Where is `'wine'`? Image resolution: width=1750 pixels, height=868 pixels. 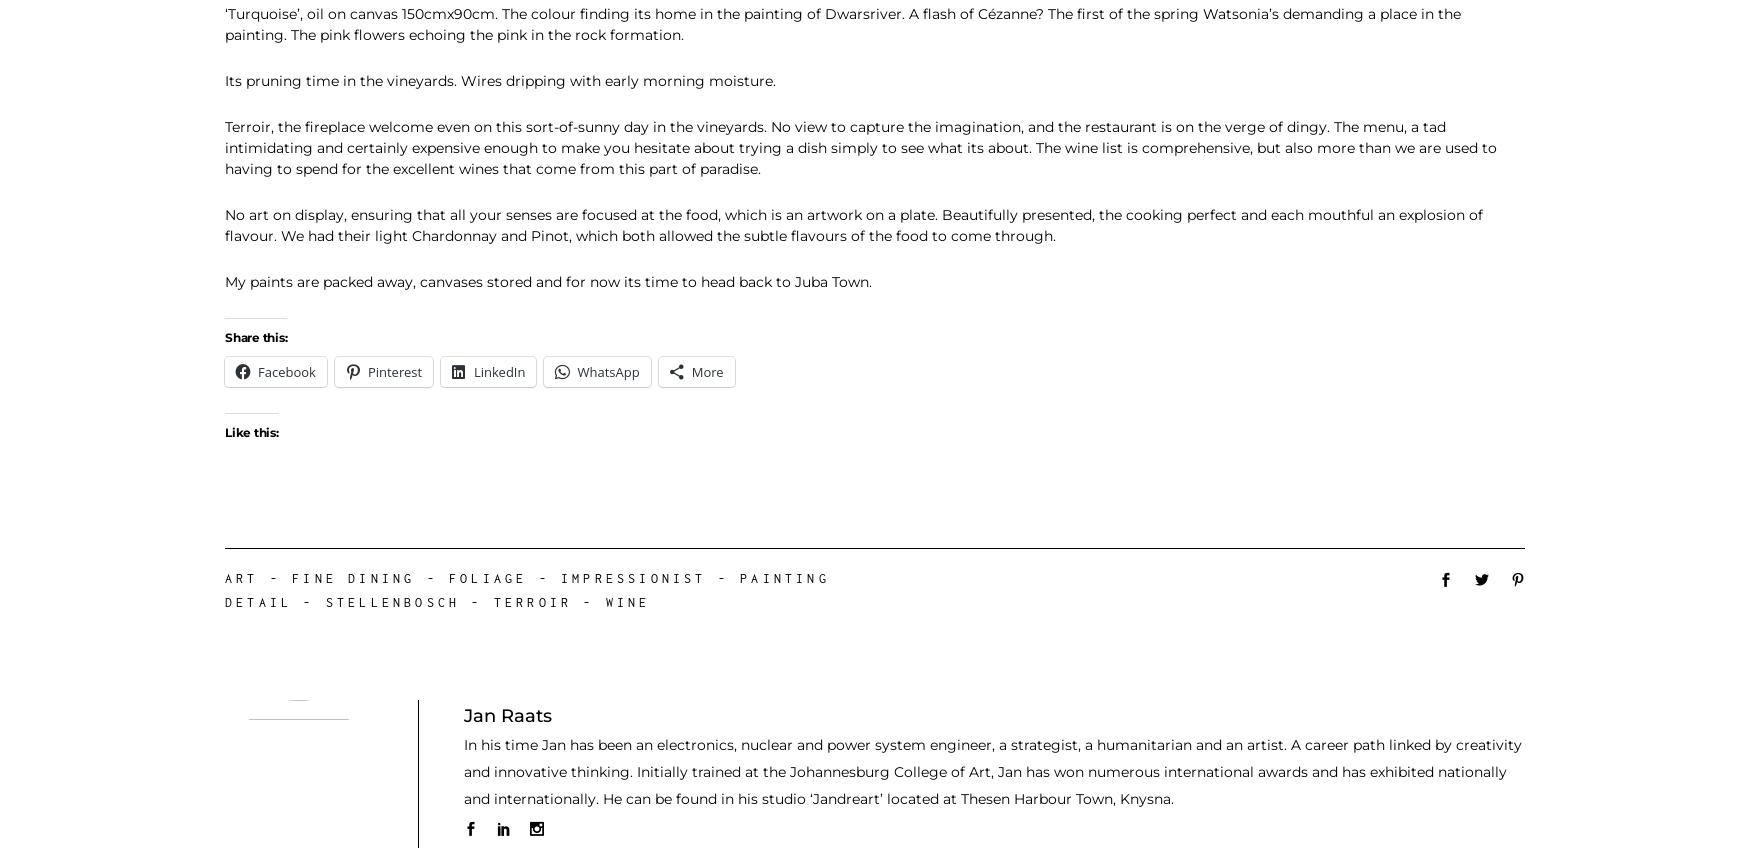 'wine' is located at coordinates (604, 601).